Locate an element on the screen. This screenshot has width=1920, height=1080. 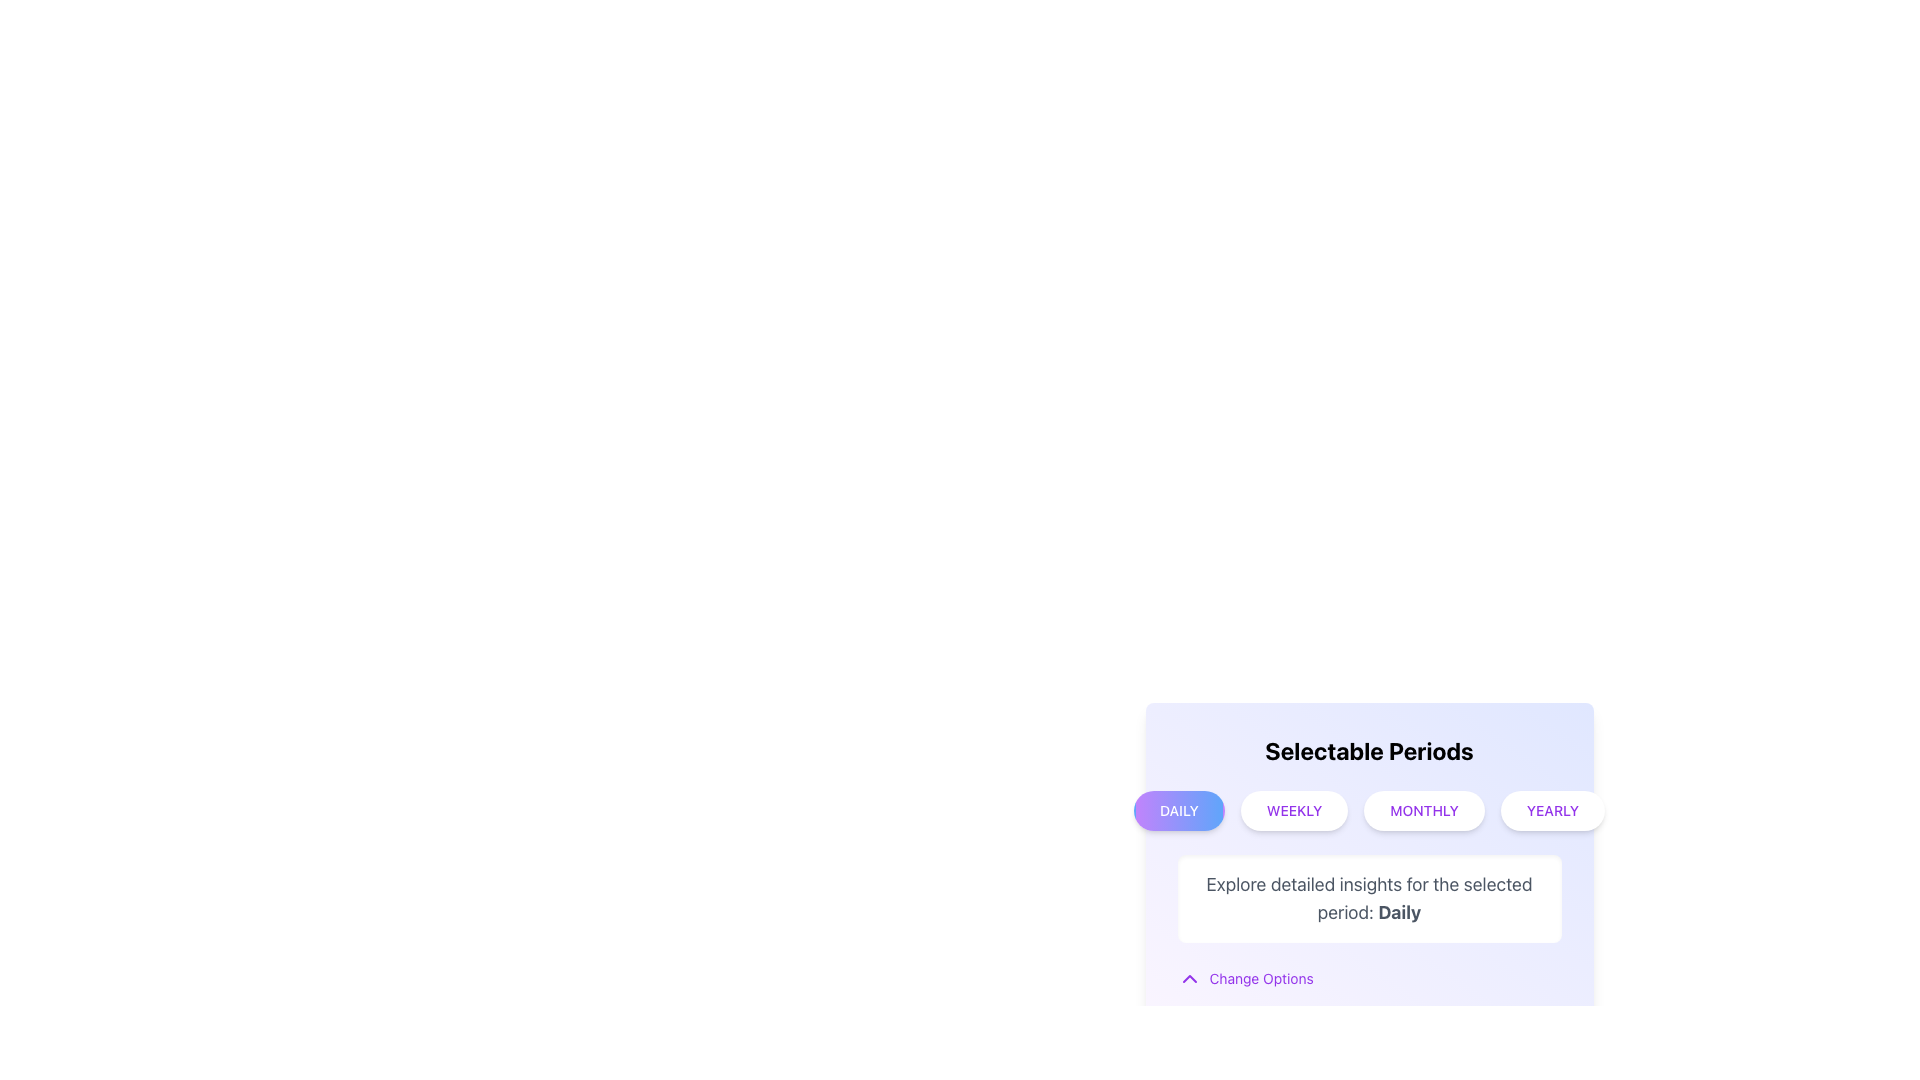
the 'Yearly' button, which is the last button in a row of four is located at coordinates (1551, 810).